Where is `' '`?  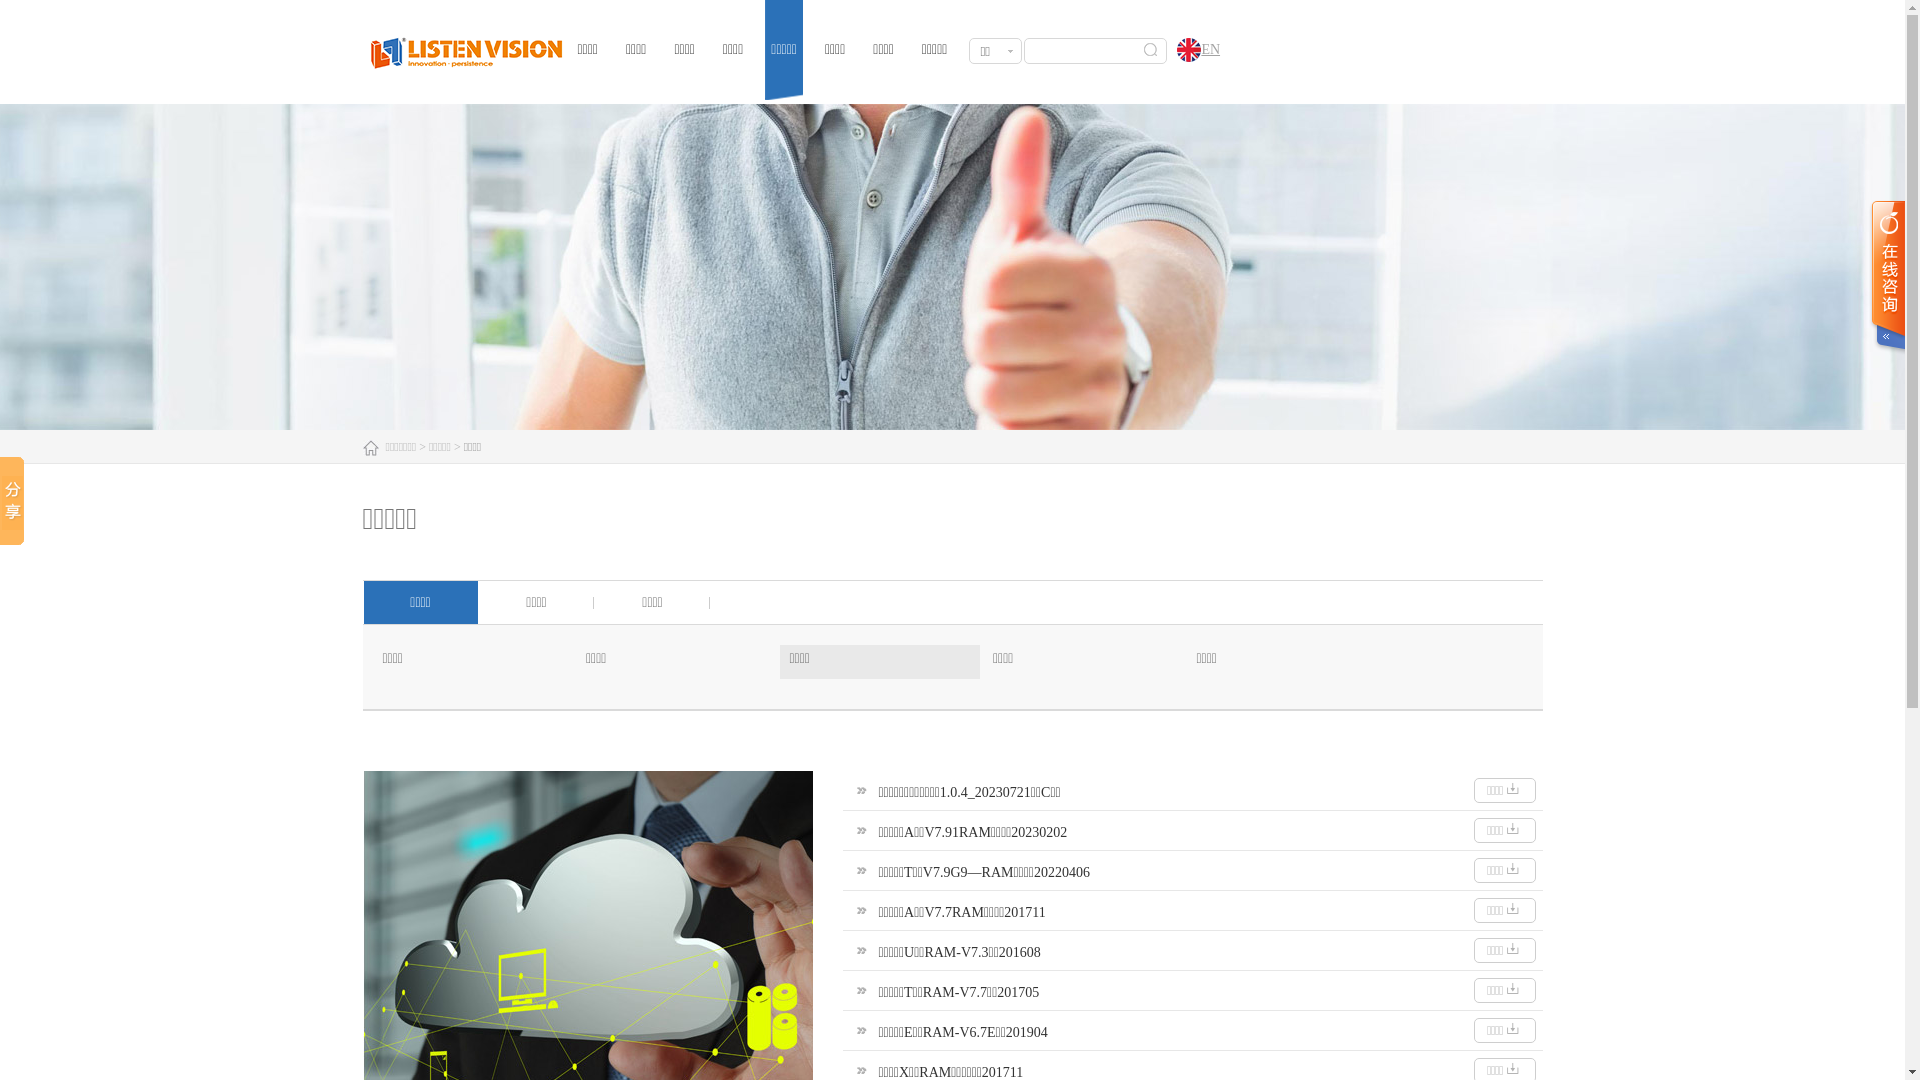 ' ' is located at coordinates (1885, 277).